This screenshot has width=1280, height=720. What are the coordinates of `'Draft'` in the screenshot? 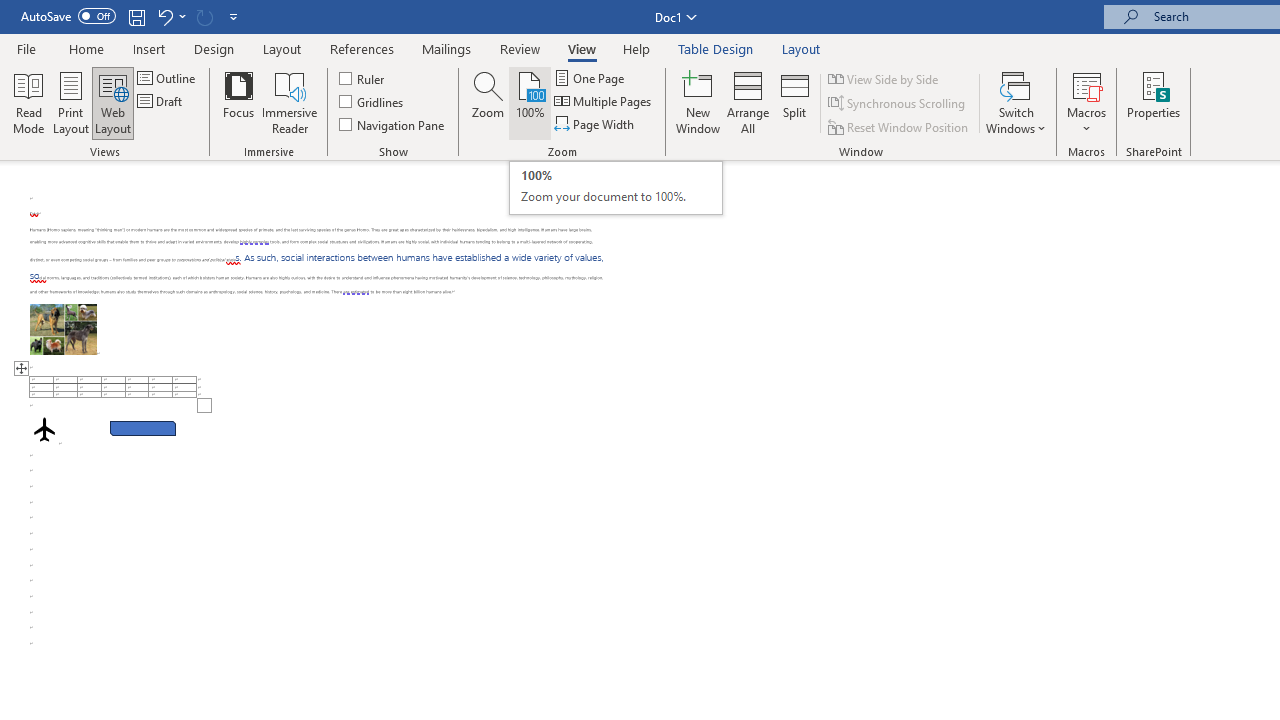 It's located at (161, 101).